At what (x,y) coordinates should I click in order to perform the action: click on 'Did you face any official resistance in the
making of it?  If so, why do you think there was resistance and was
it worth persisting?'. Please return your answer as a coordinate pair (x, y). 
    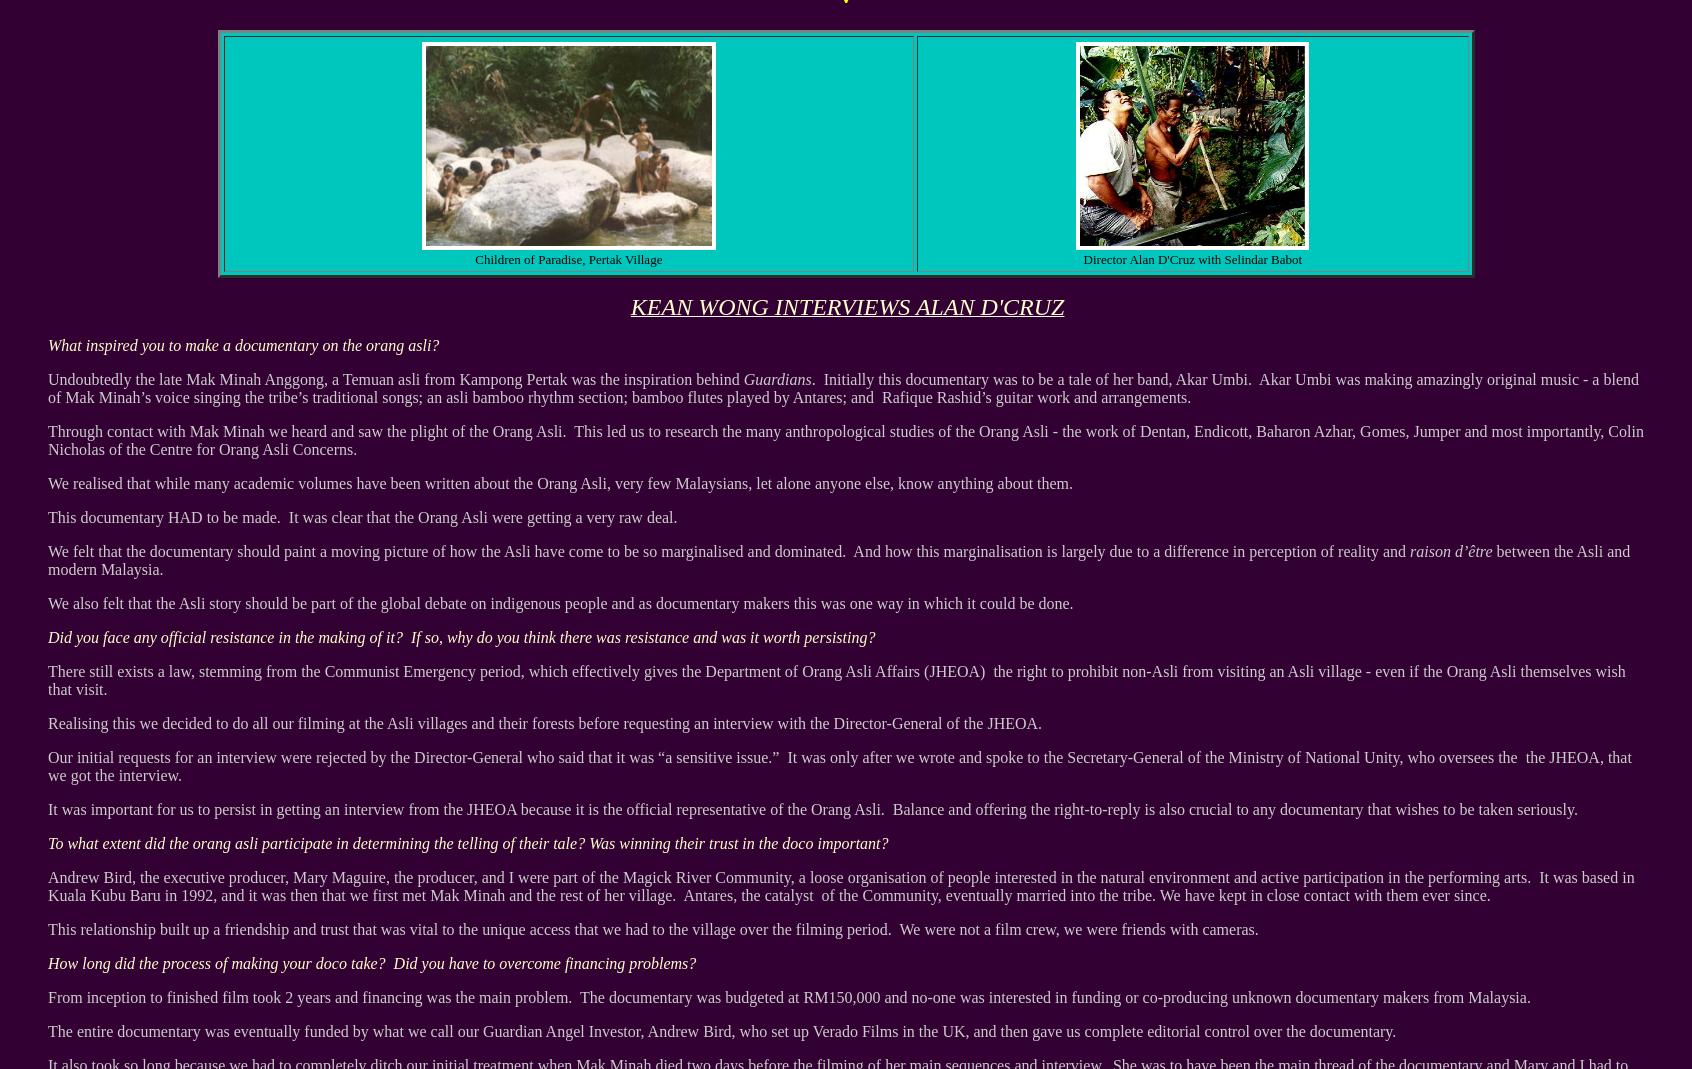
    Looking at the image, I should click on (460, 637).